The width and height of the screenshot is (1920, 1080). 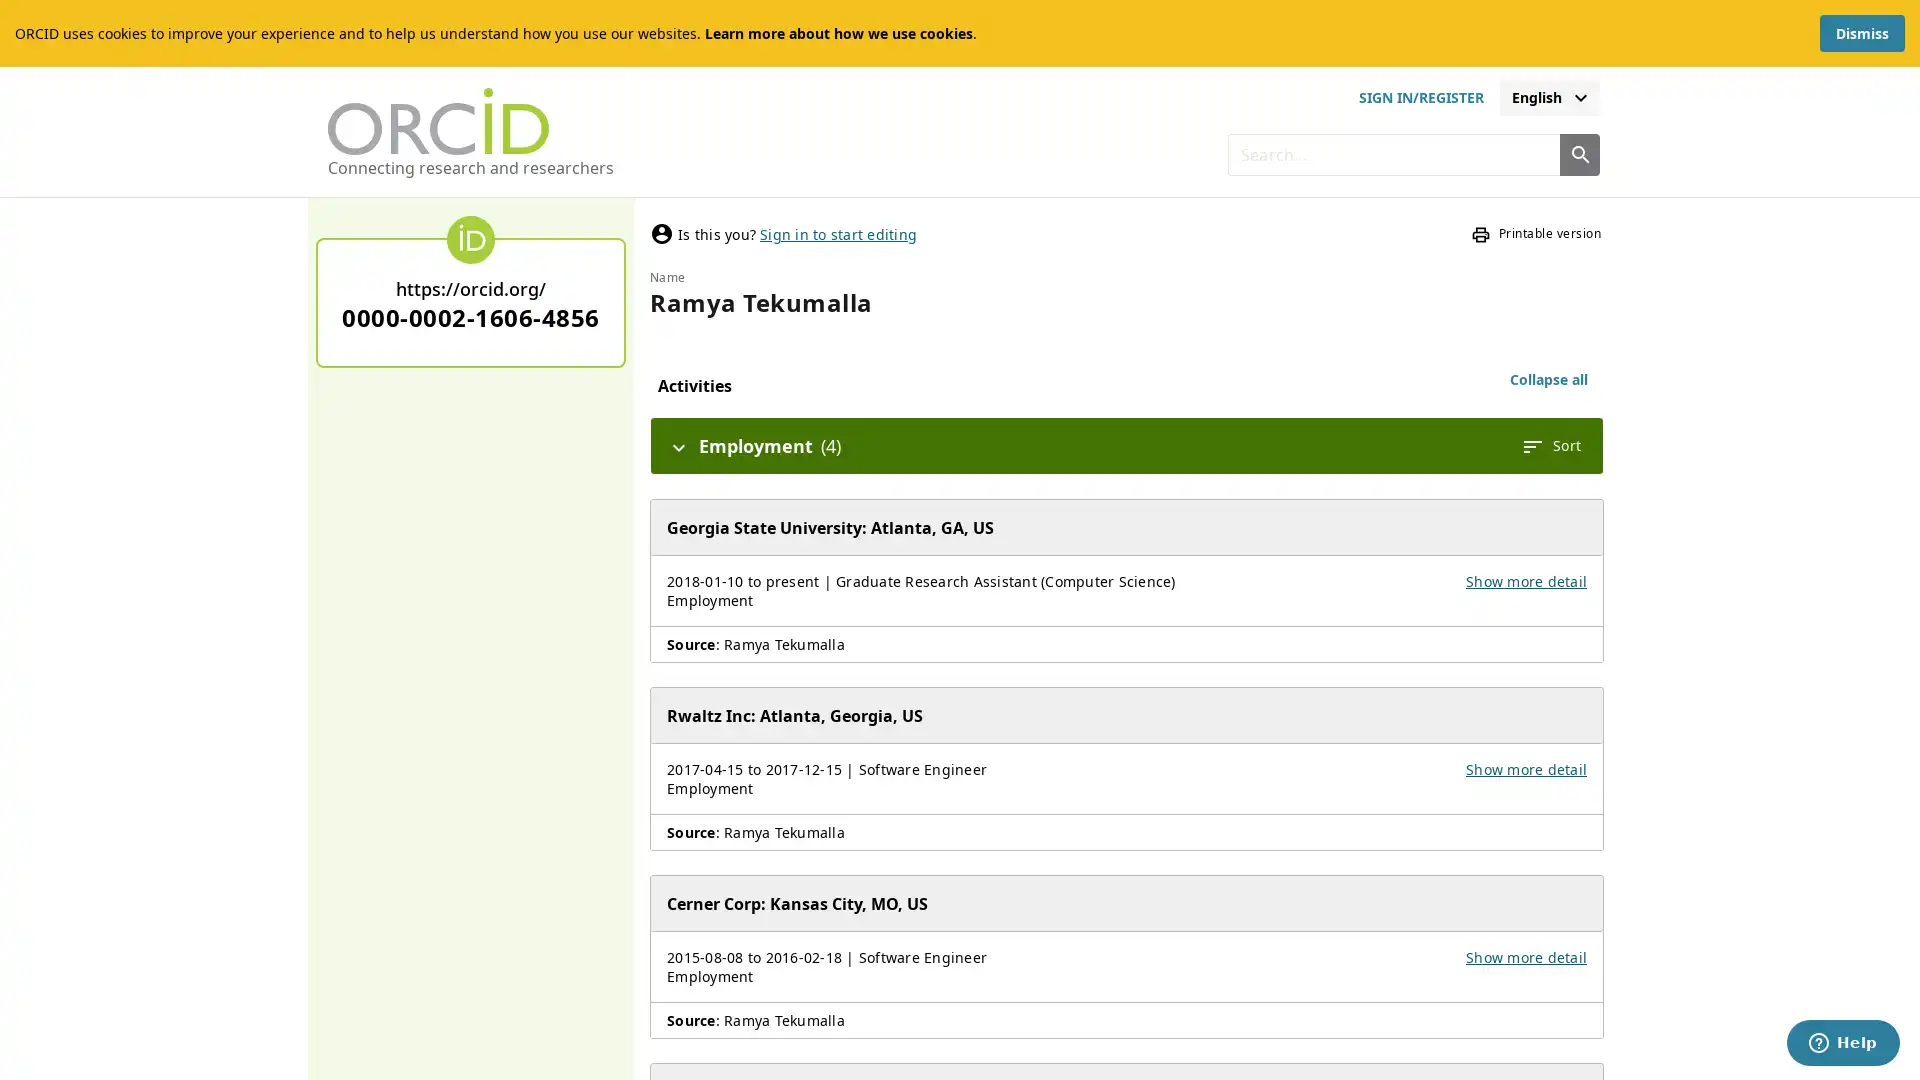 I want to click on Collapse all, so click(x=1548, y=380).